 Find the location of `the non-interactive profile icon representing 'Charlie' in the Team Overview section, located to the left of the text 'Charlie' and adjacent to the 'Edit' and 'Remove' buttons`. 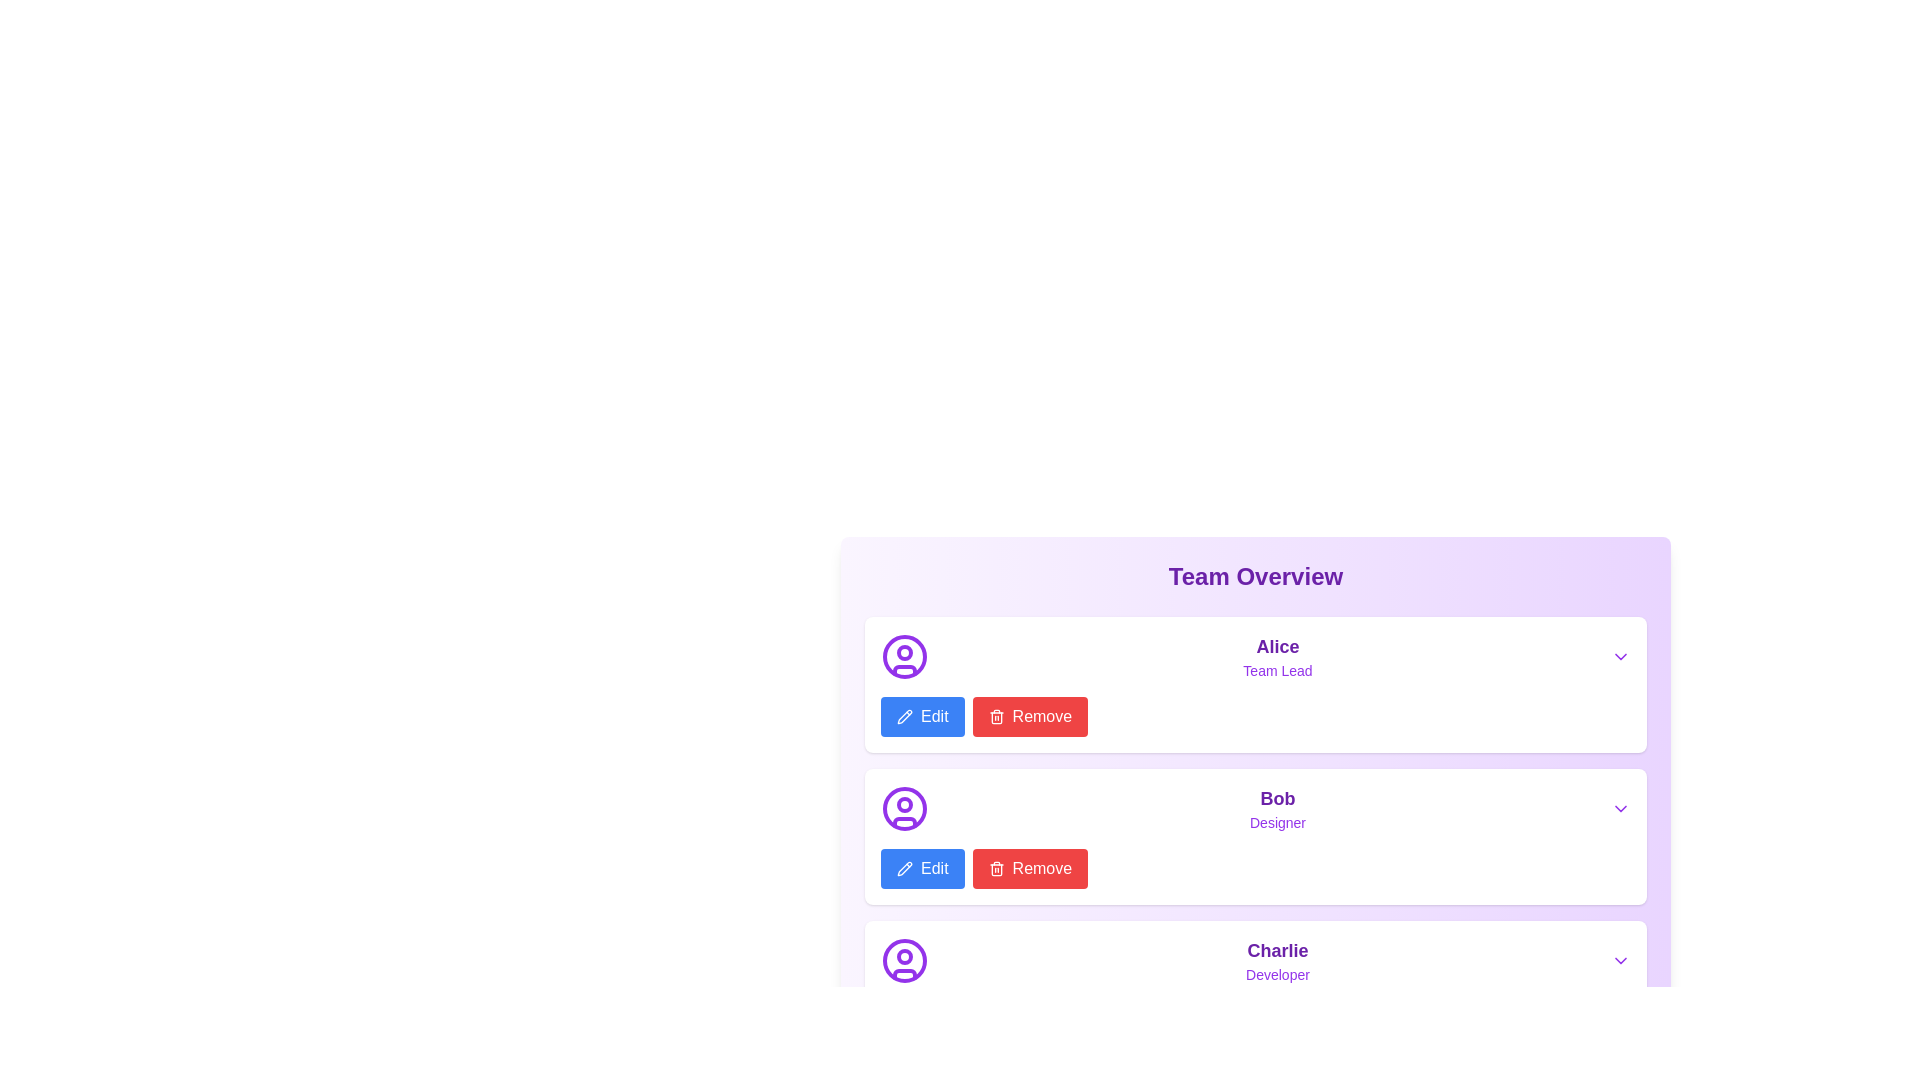

the non-interactive profile icon representing 'Charlie' in the Team Overview section, located to the left of the text 'Charlie' and adjacent to the 'Edit' and 'Remove' buttons is located at coordinates (904, 959).